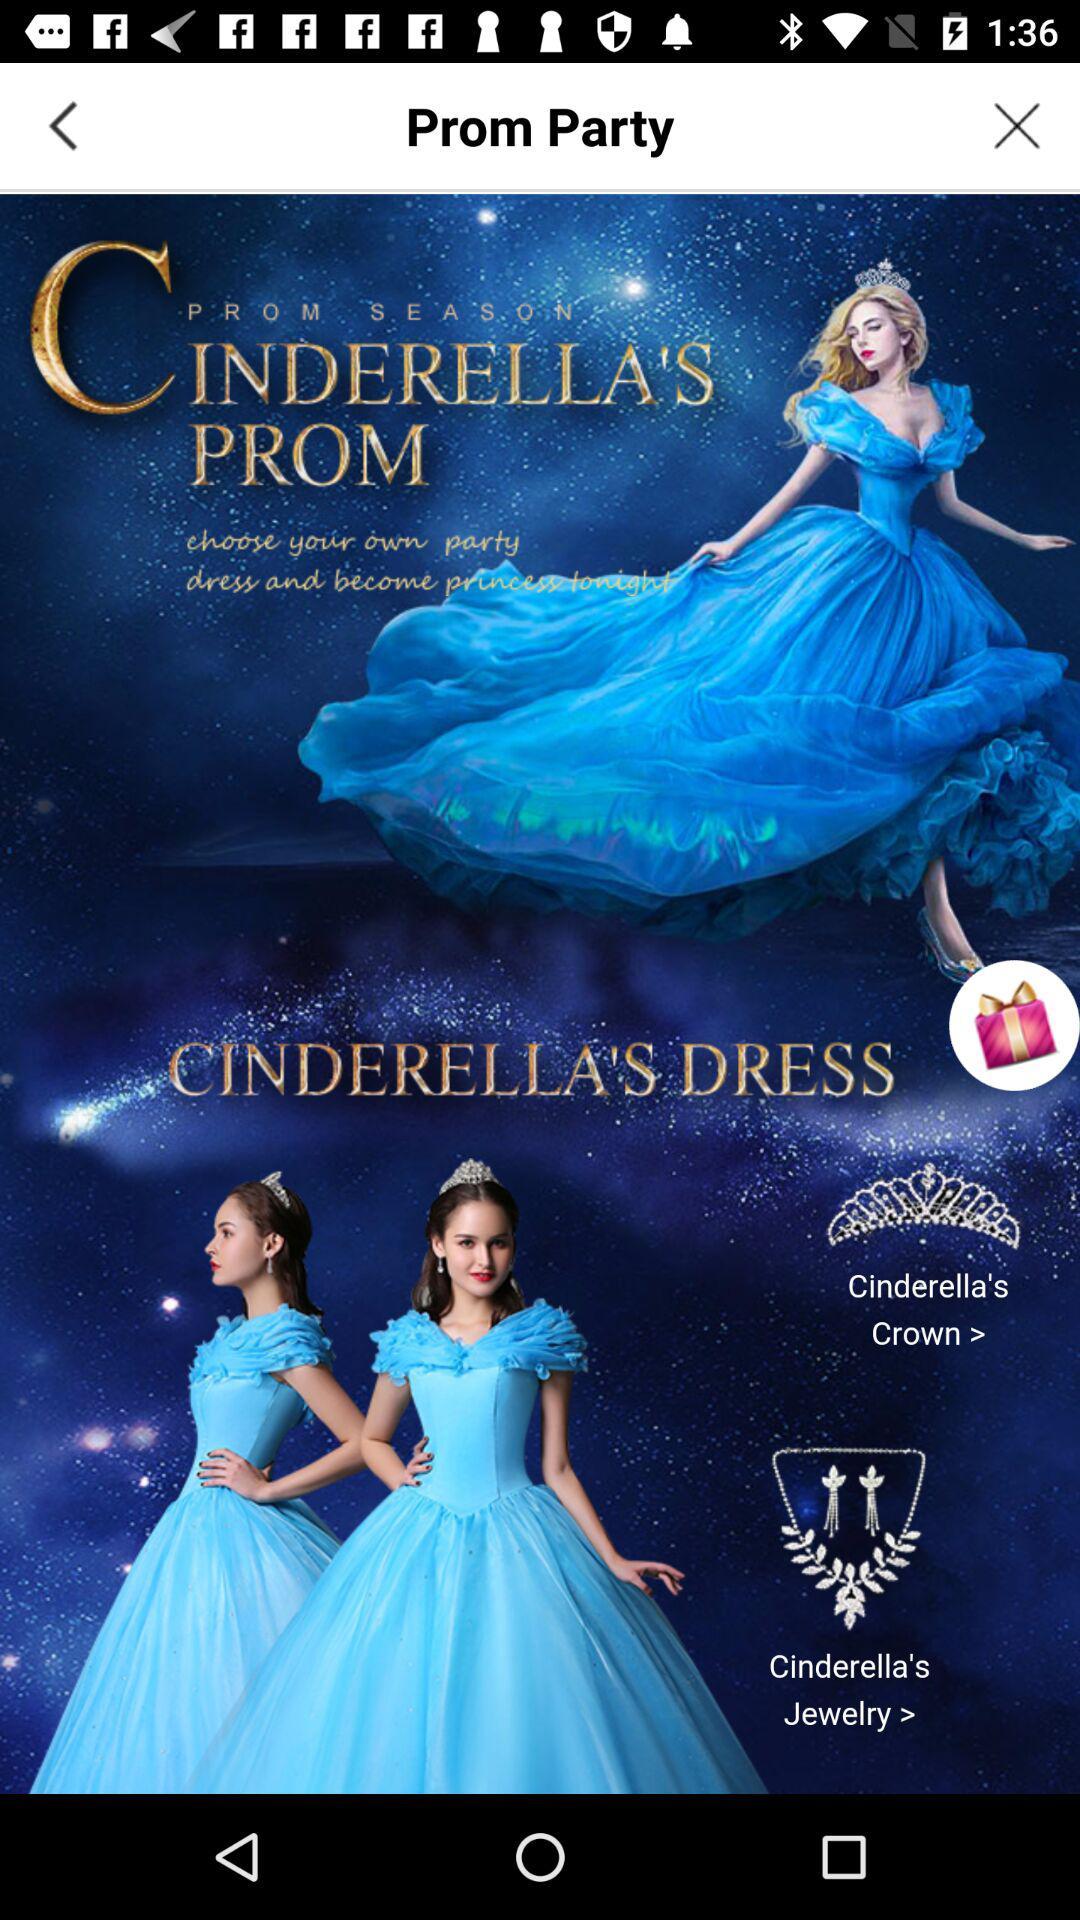 The image size is (1080, 1920). I want to click on go back, so click(61, 124).